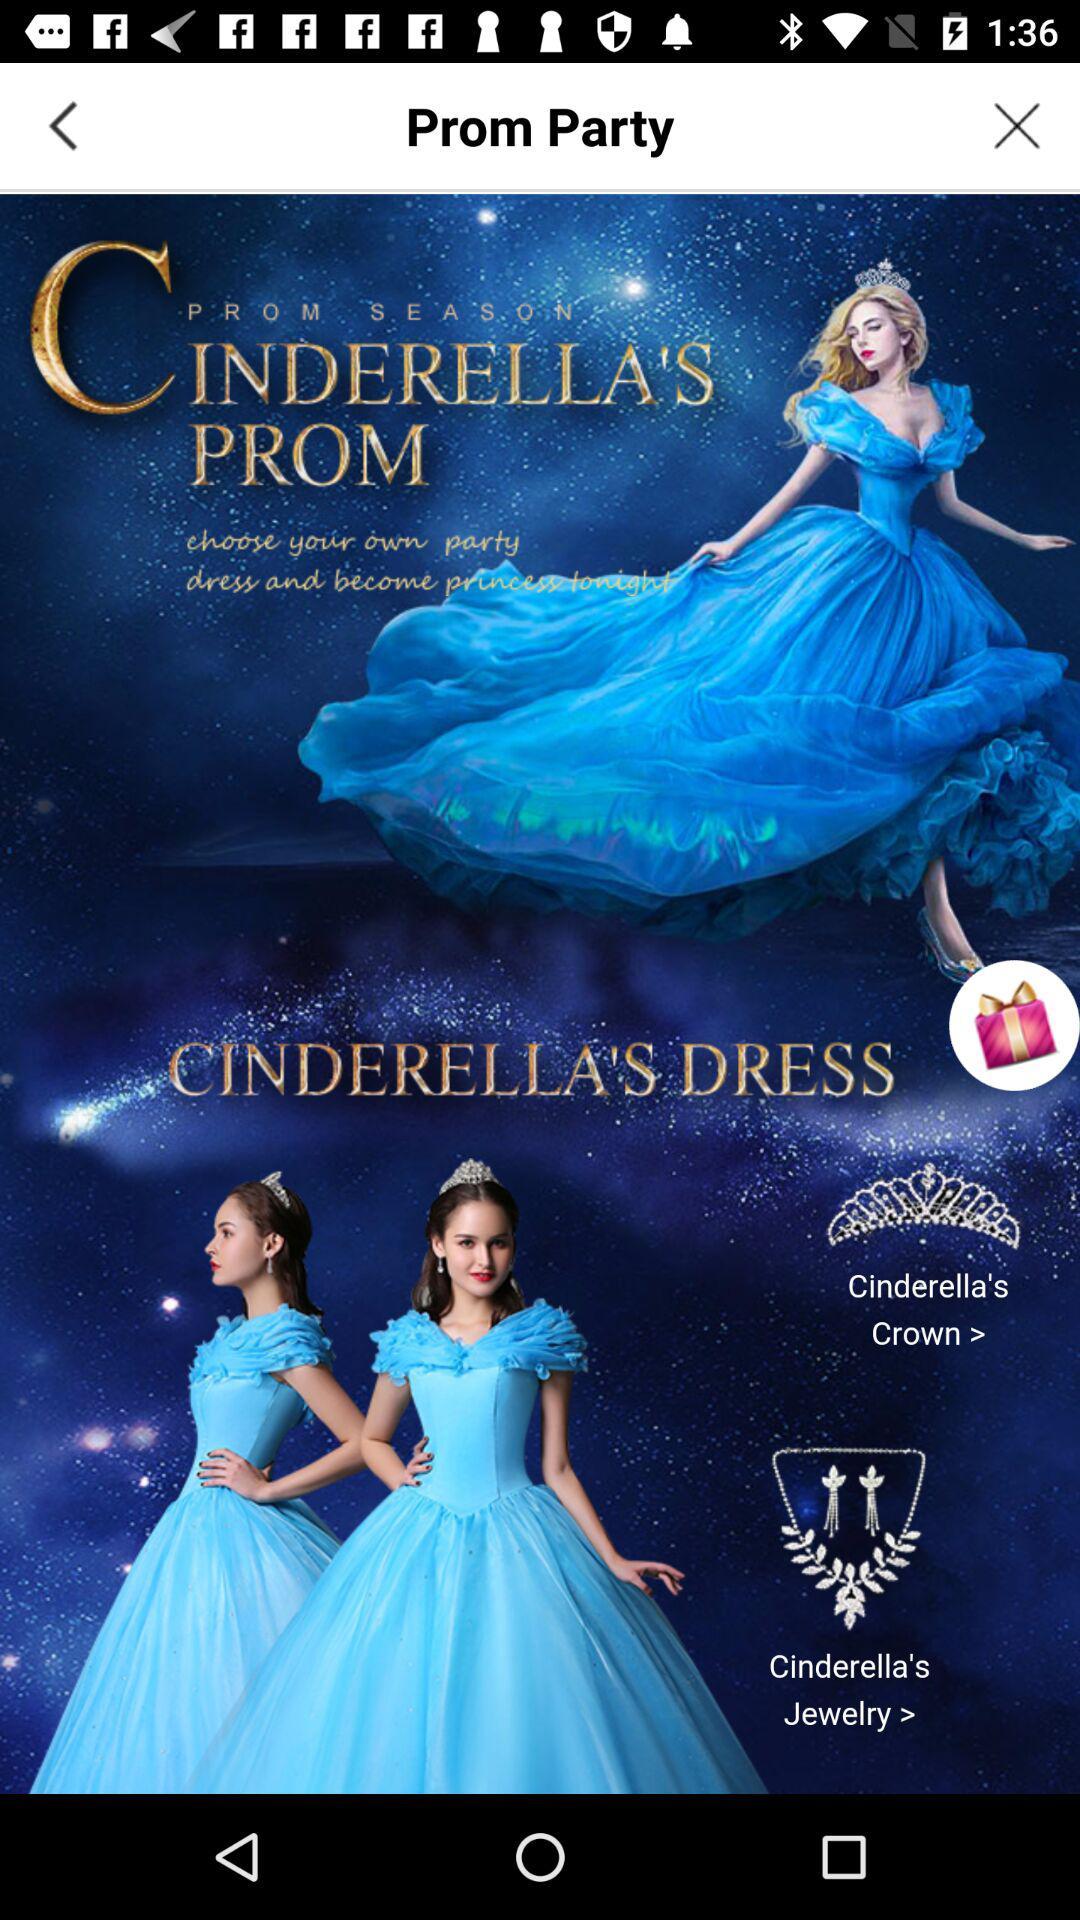 The image size is (1080, 1920). I want to click on go back, so click(61, 124).